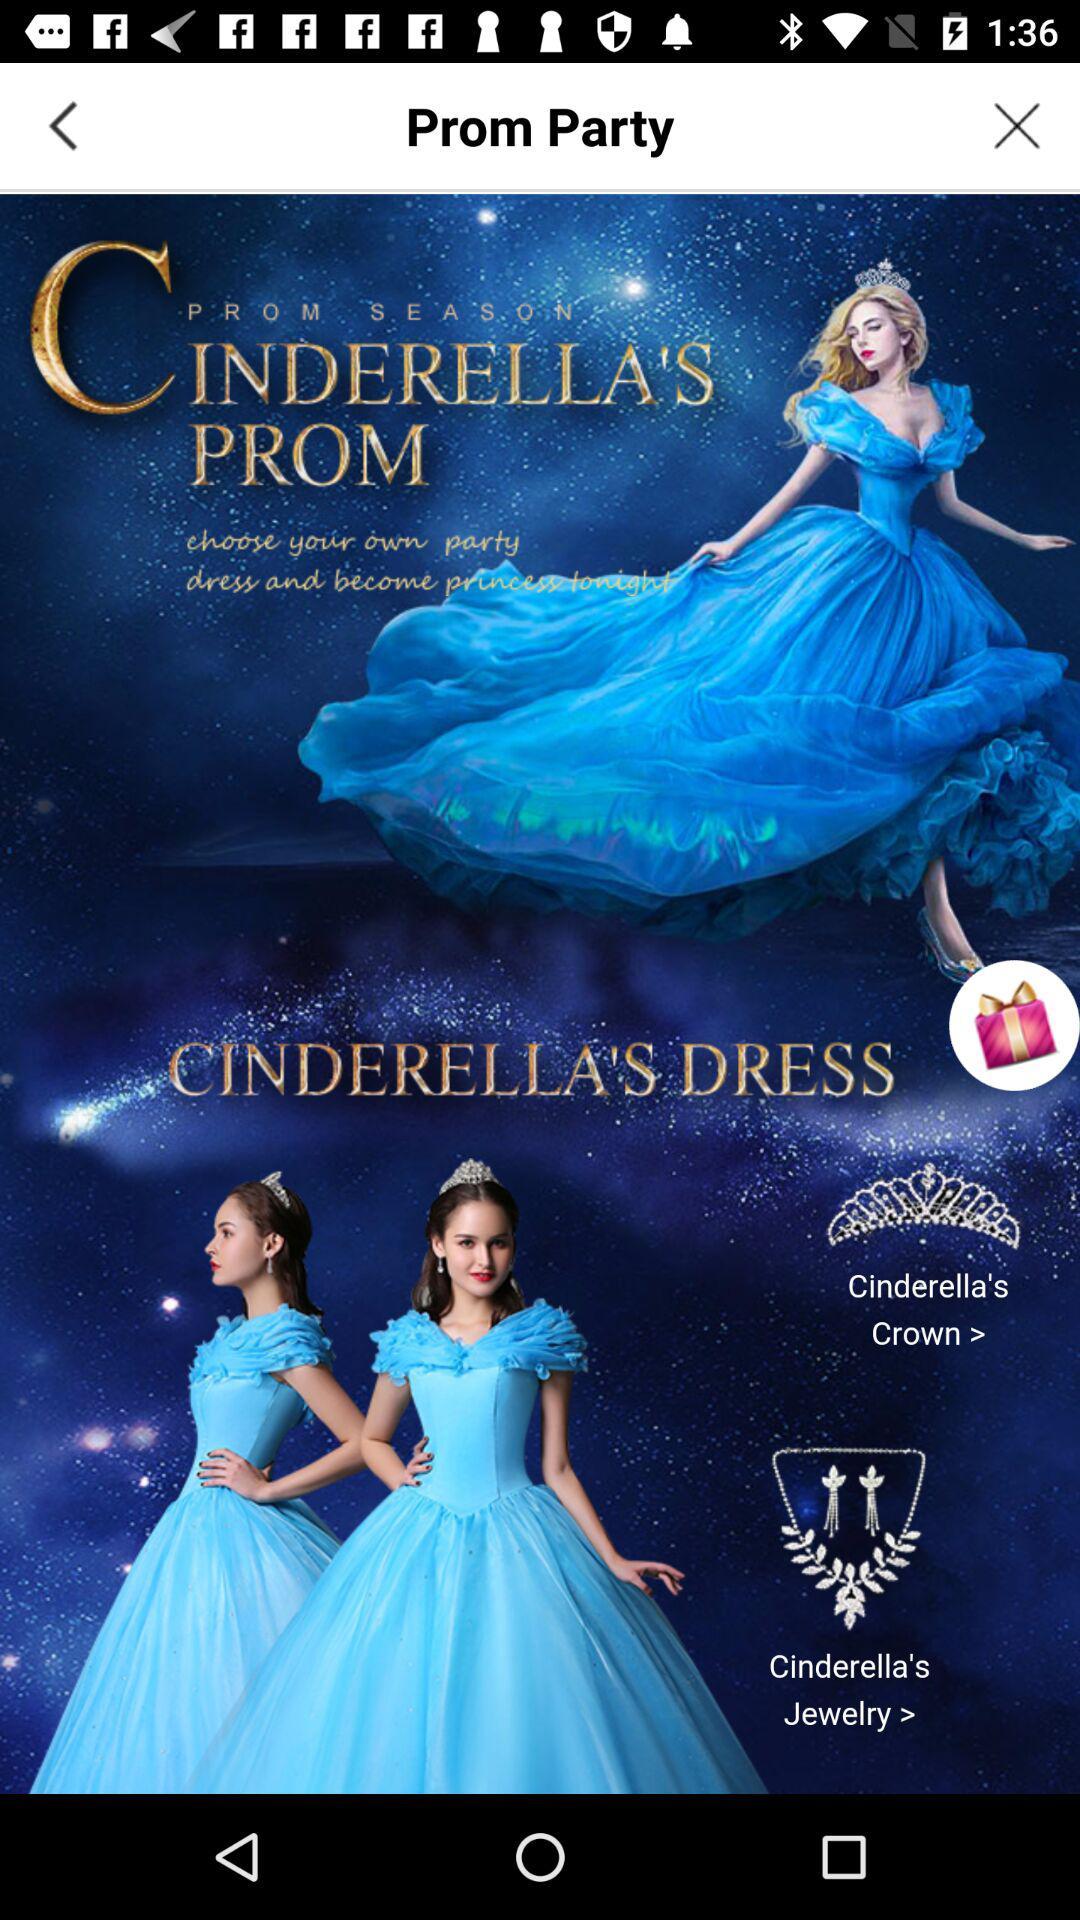 The image size is (1080, 1920). I want to click on go back, so click(61, 124).